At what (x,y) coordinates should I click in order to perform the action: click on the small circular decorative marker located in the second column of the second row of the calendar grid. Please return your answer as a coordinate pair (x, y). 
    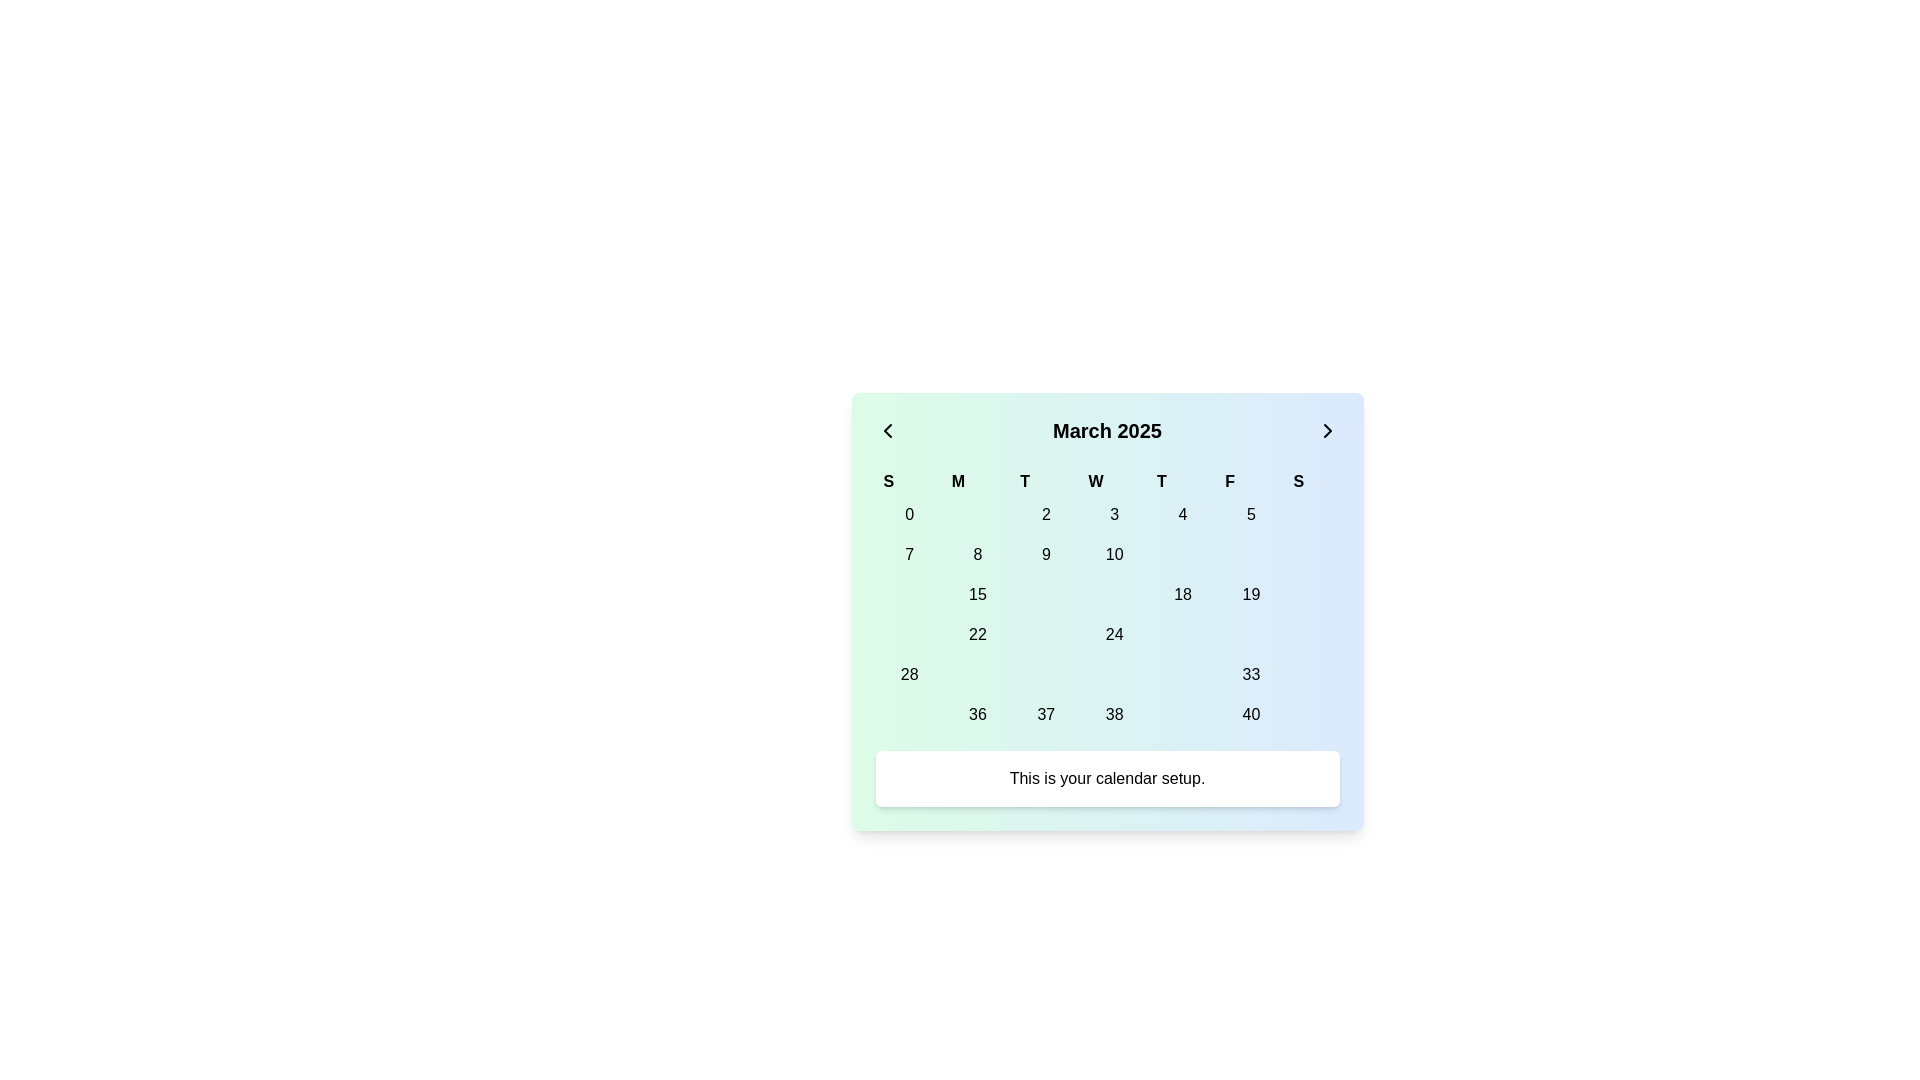
    Looking at the image, I should click on (978, 675).